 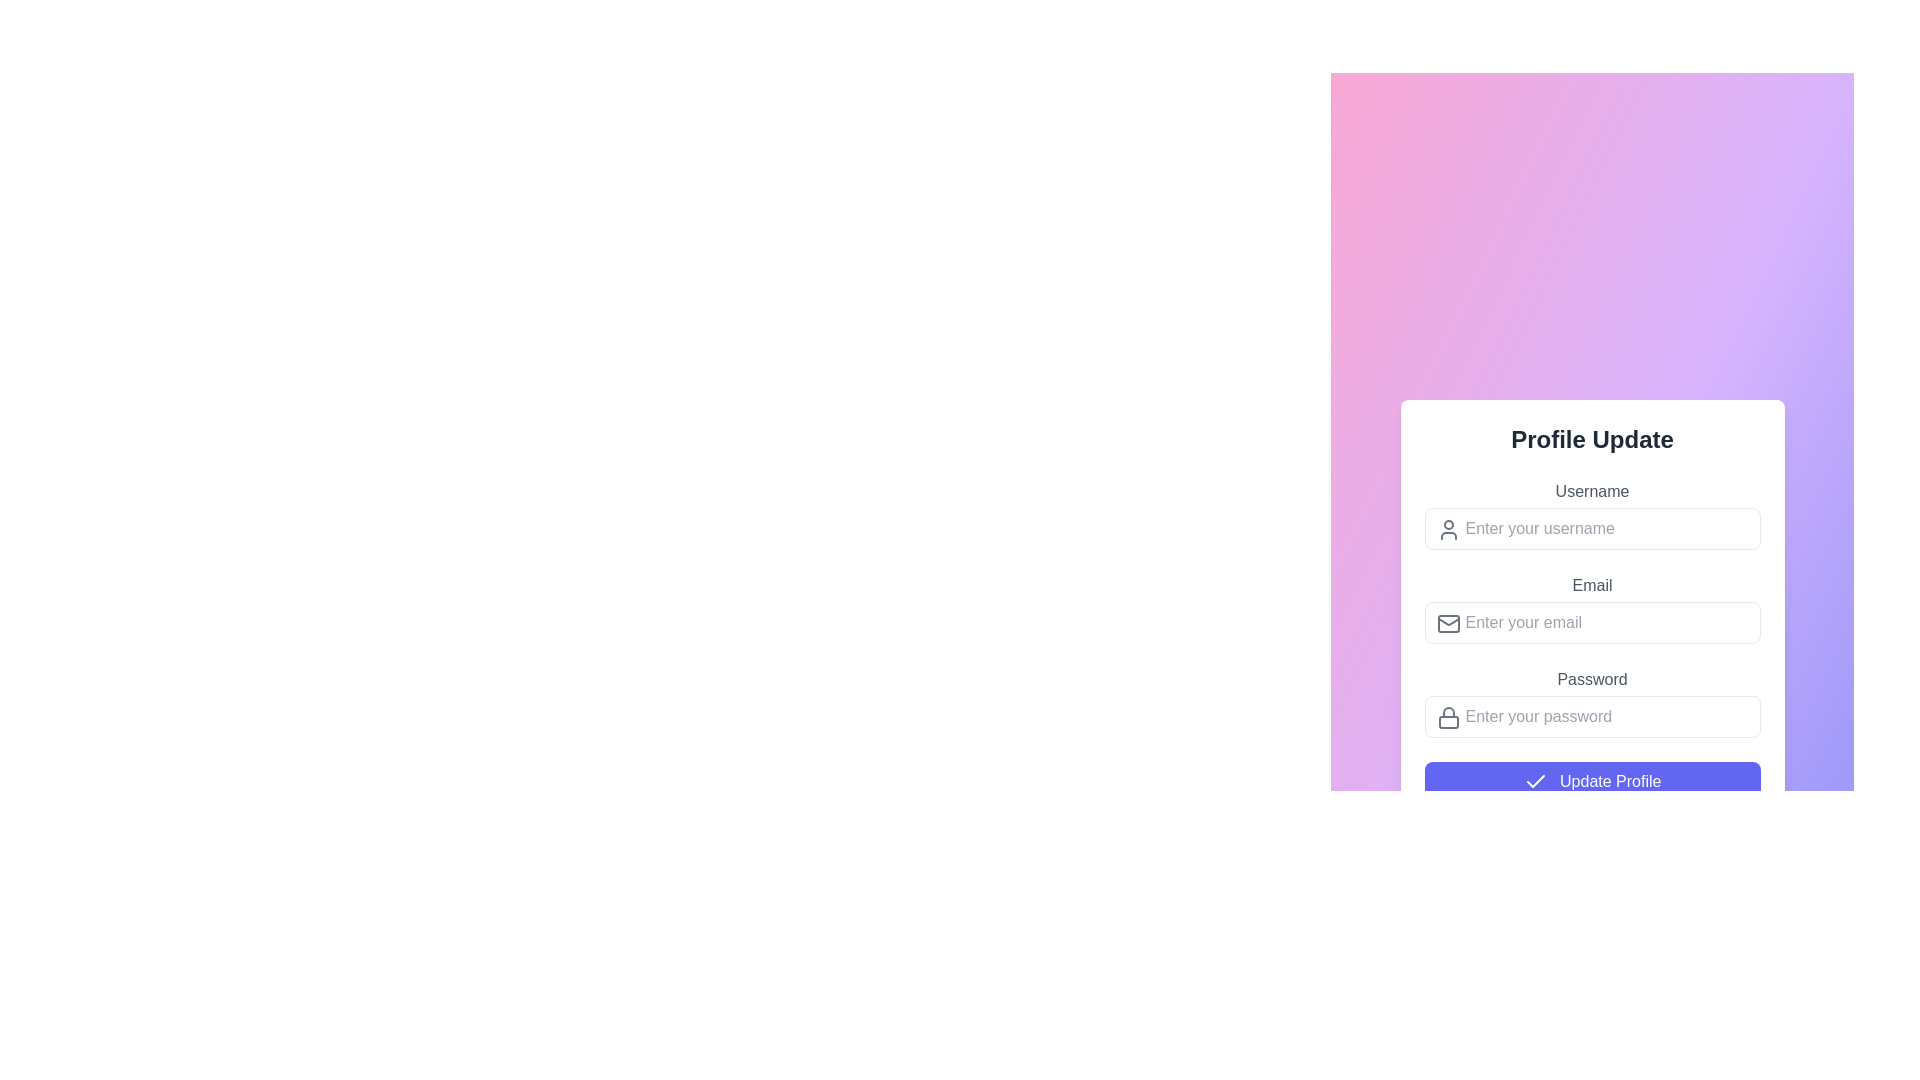 I want to click on the 'Password' input field, which is below the 'Email' input group and above the 'Update Profile' button in the 'Profile Update' form, so click(x=1591, y=701).